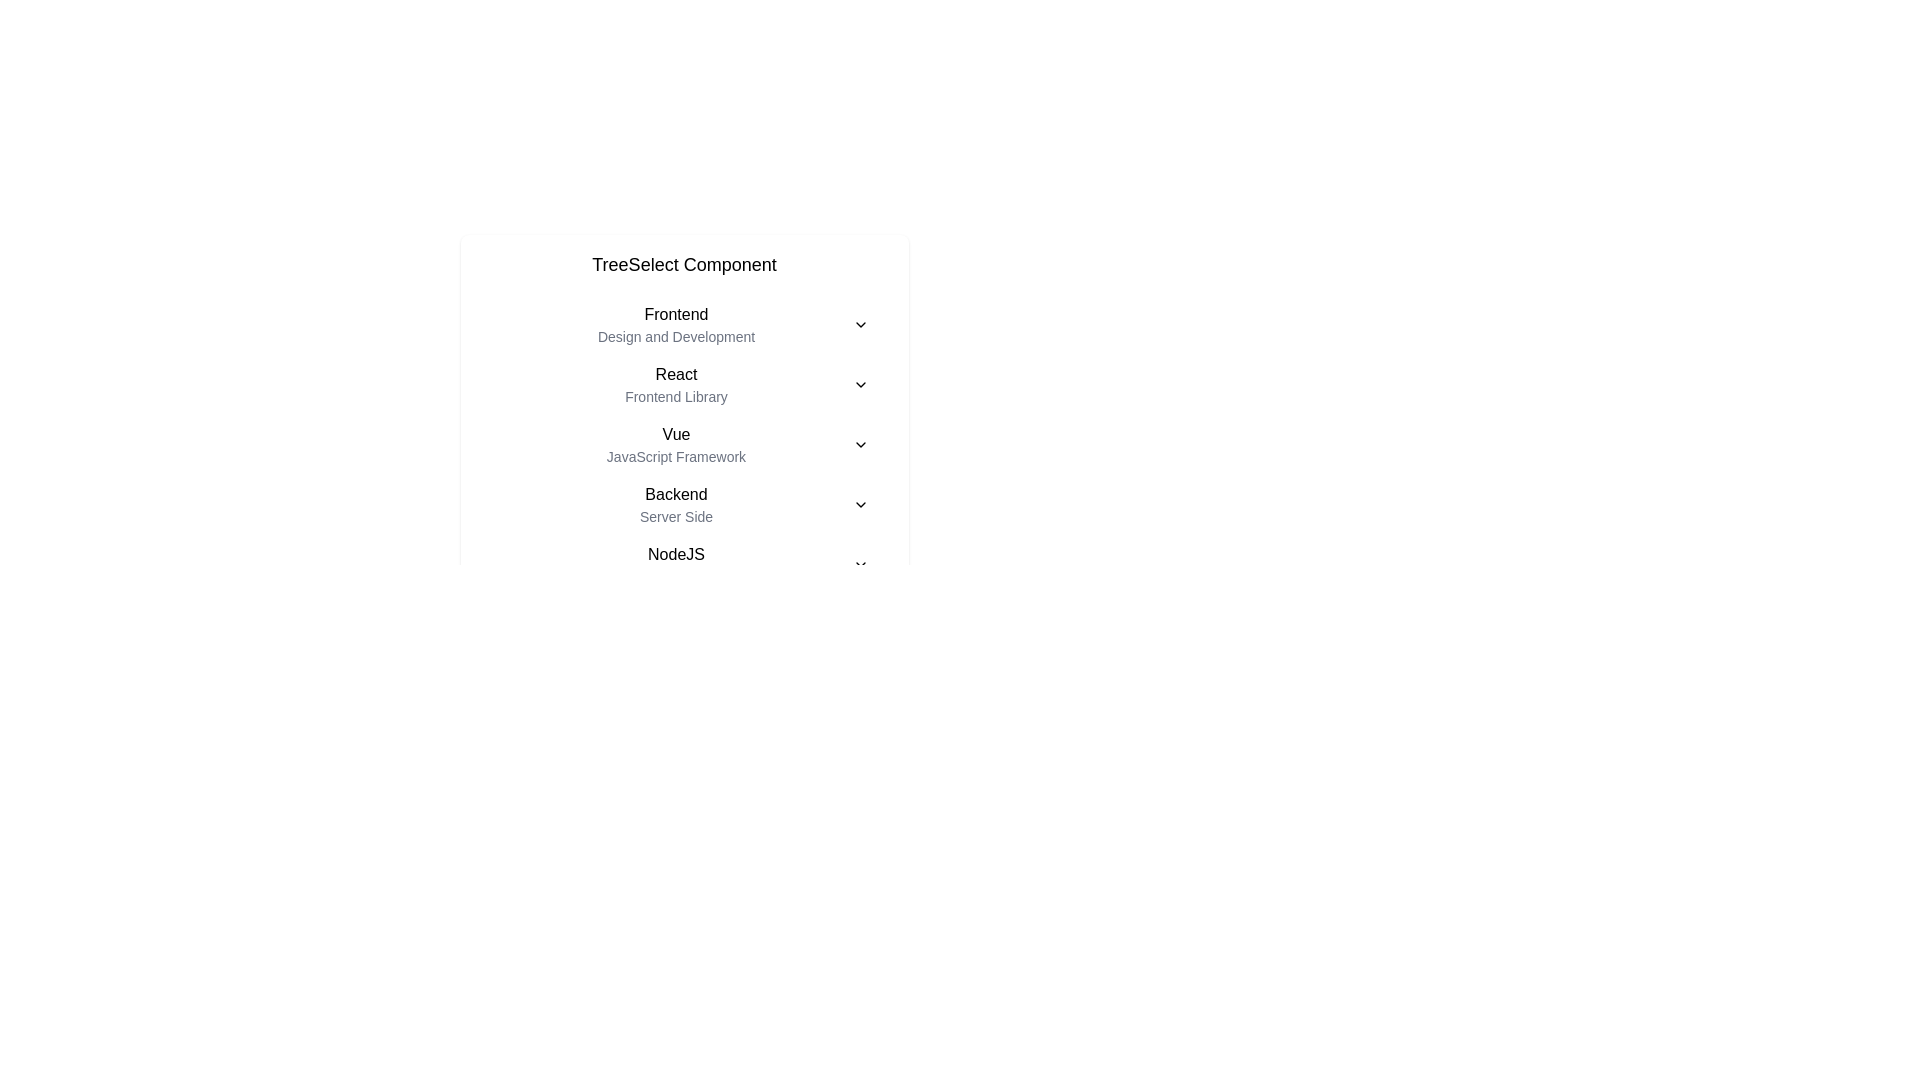  Describe the element at coordinates (676, 504) in the screenshot. I see `the text block labeled 'Backend'` at that location.